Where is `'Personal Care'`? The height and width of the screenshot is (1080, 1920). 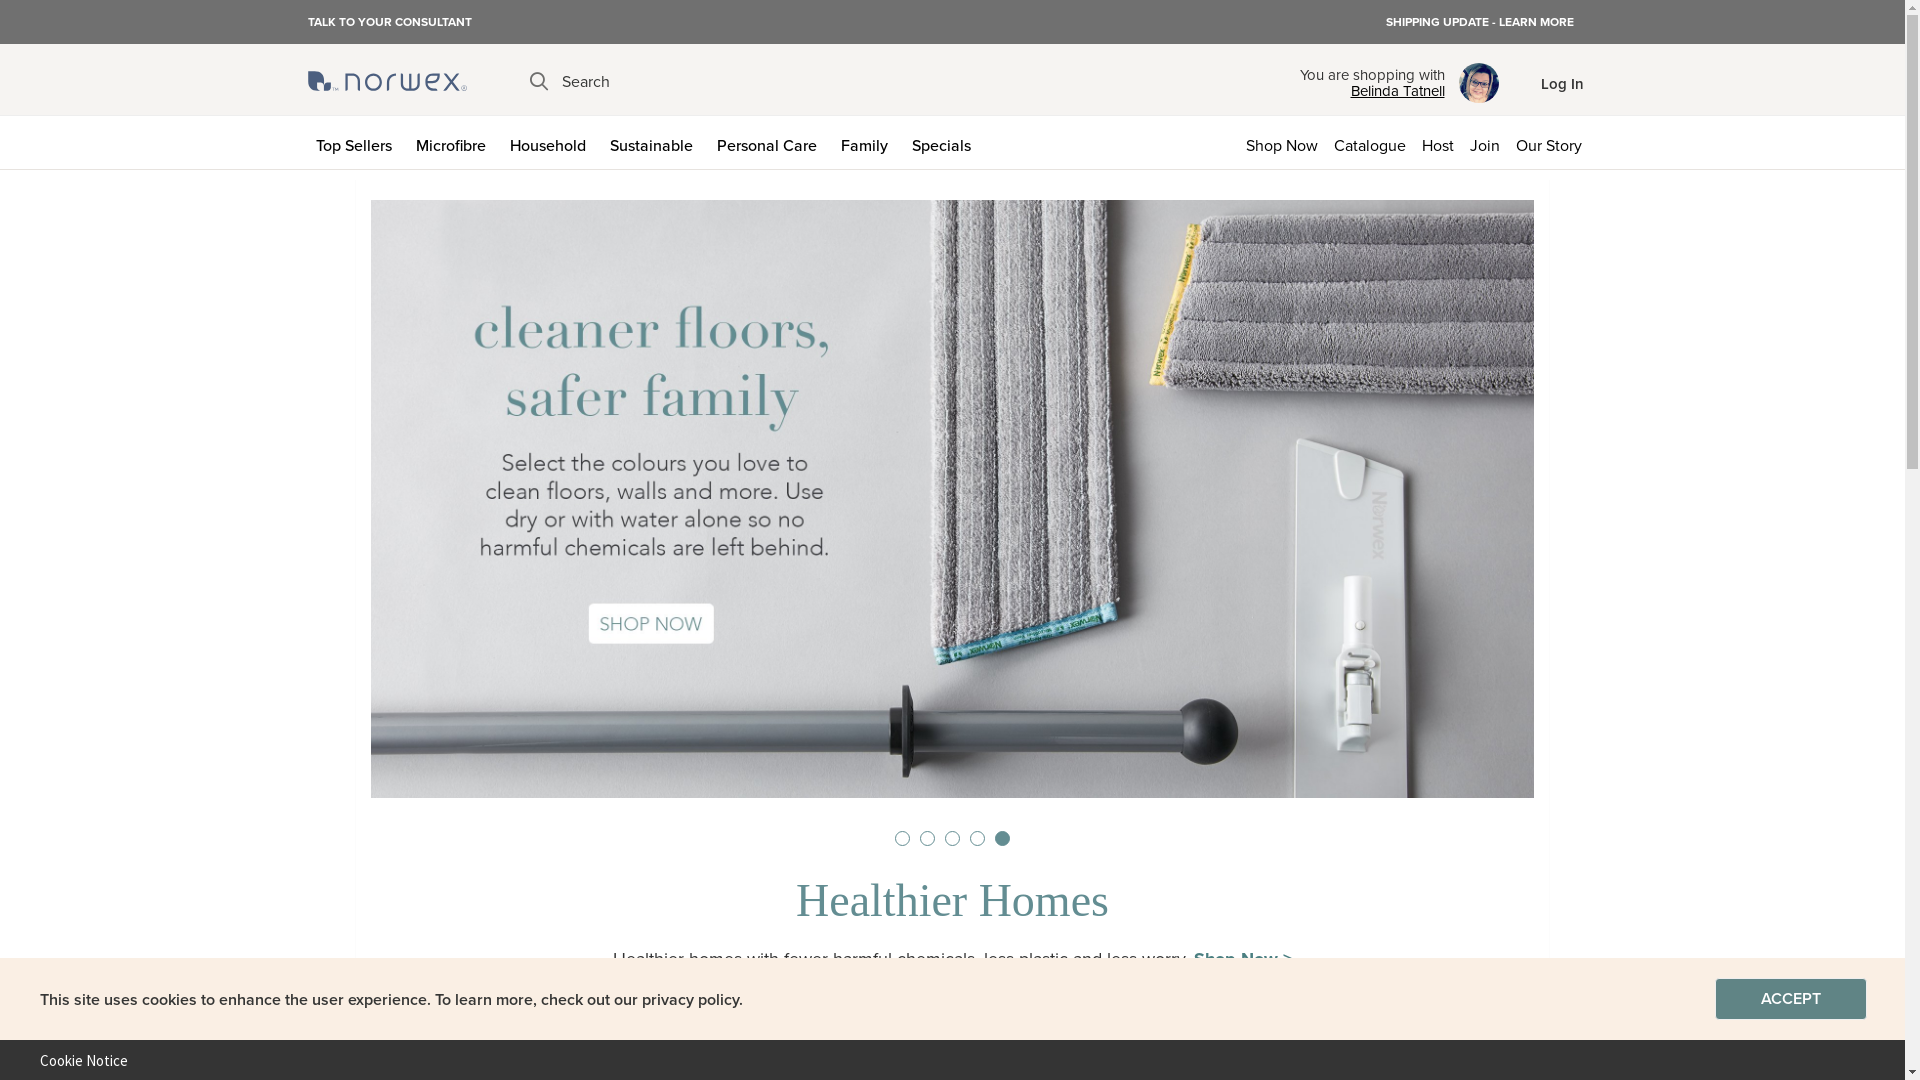 'Personal Care' is located at coordinates (768, 141).